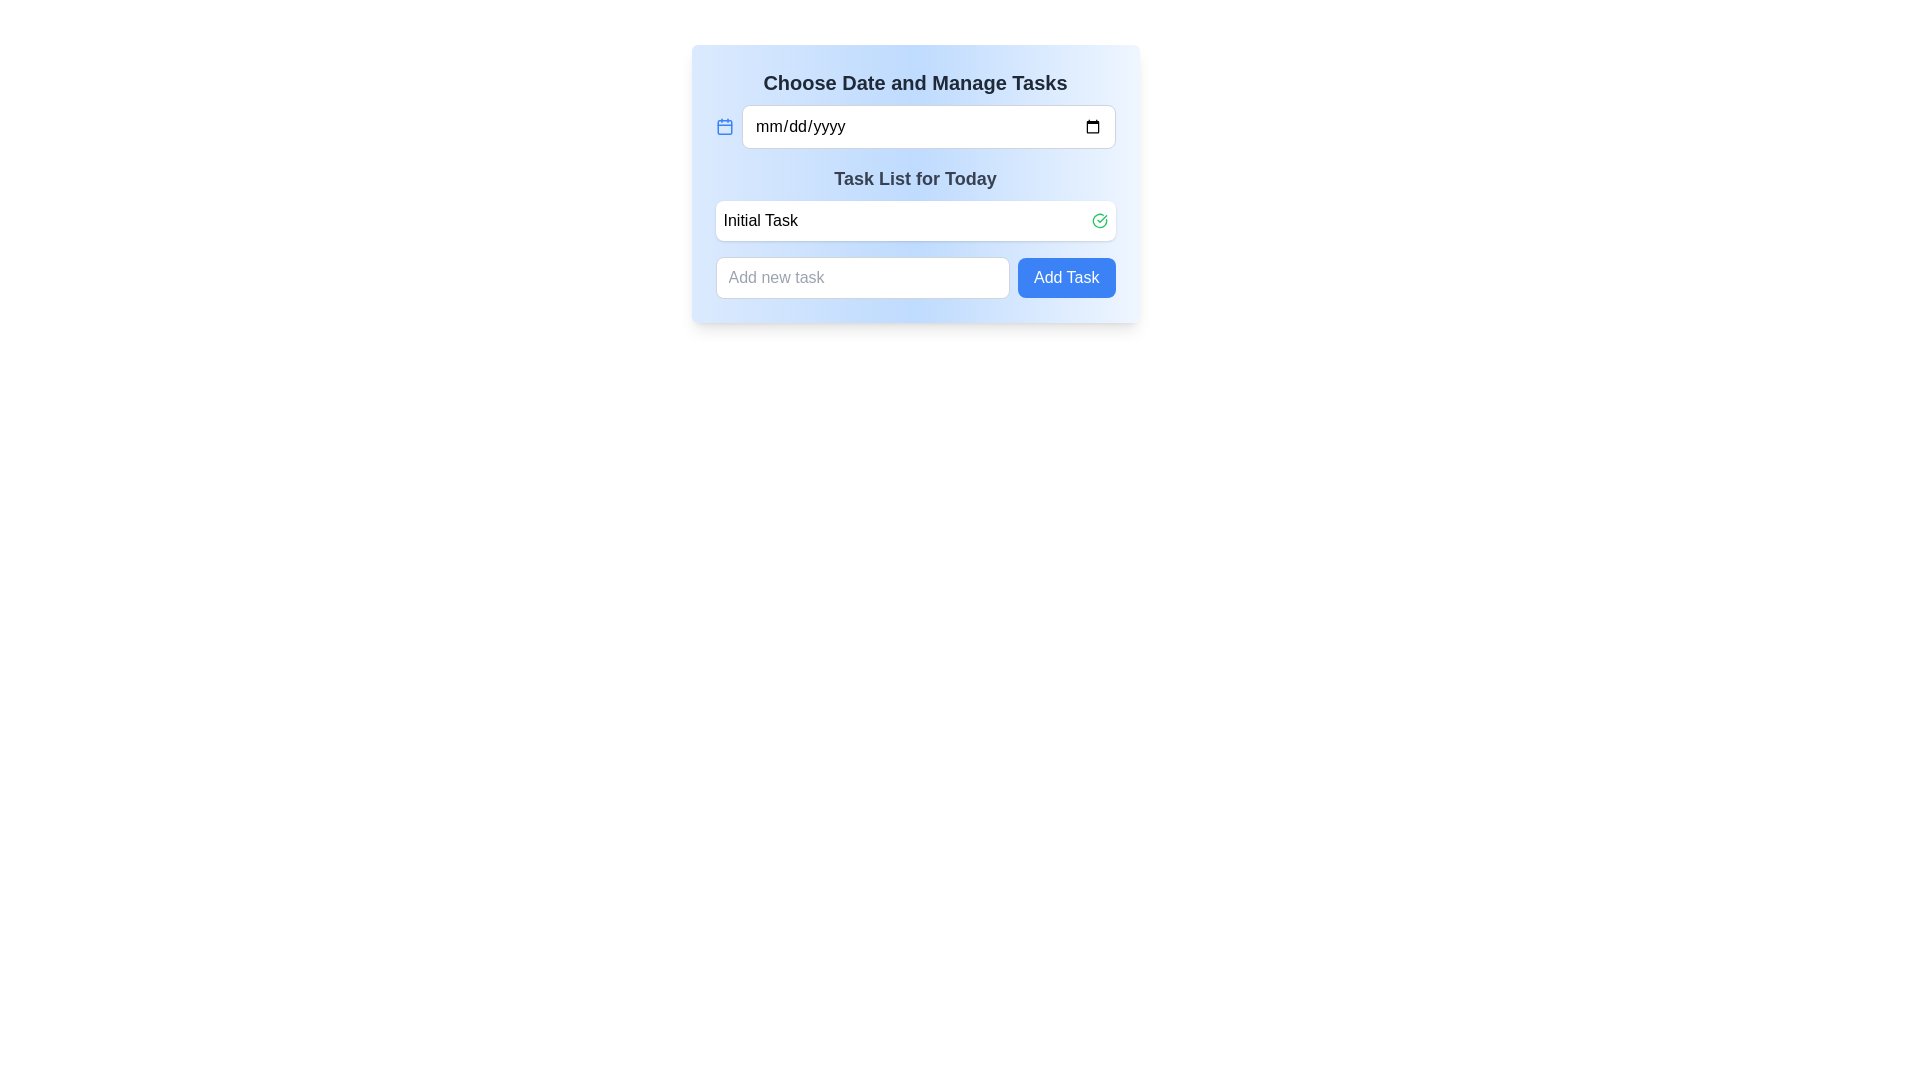  I want to click on the button located to the immediate right of the task input field, so click(1065, 277).